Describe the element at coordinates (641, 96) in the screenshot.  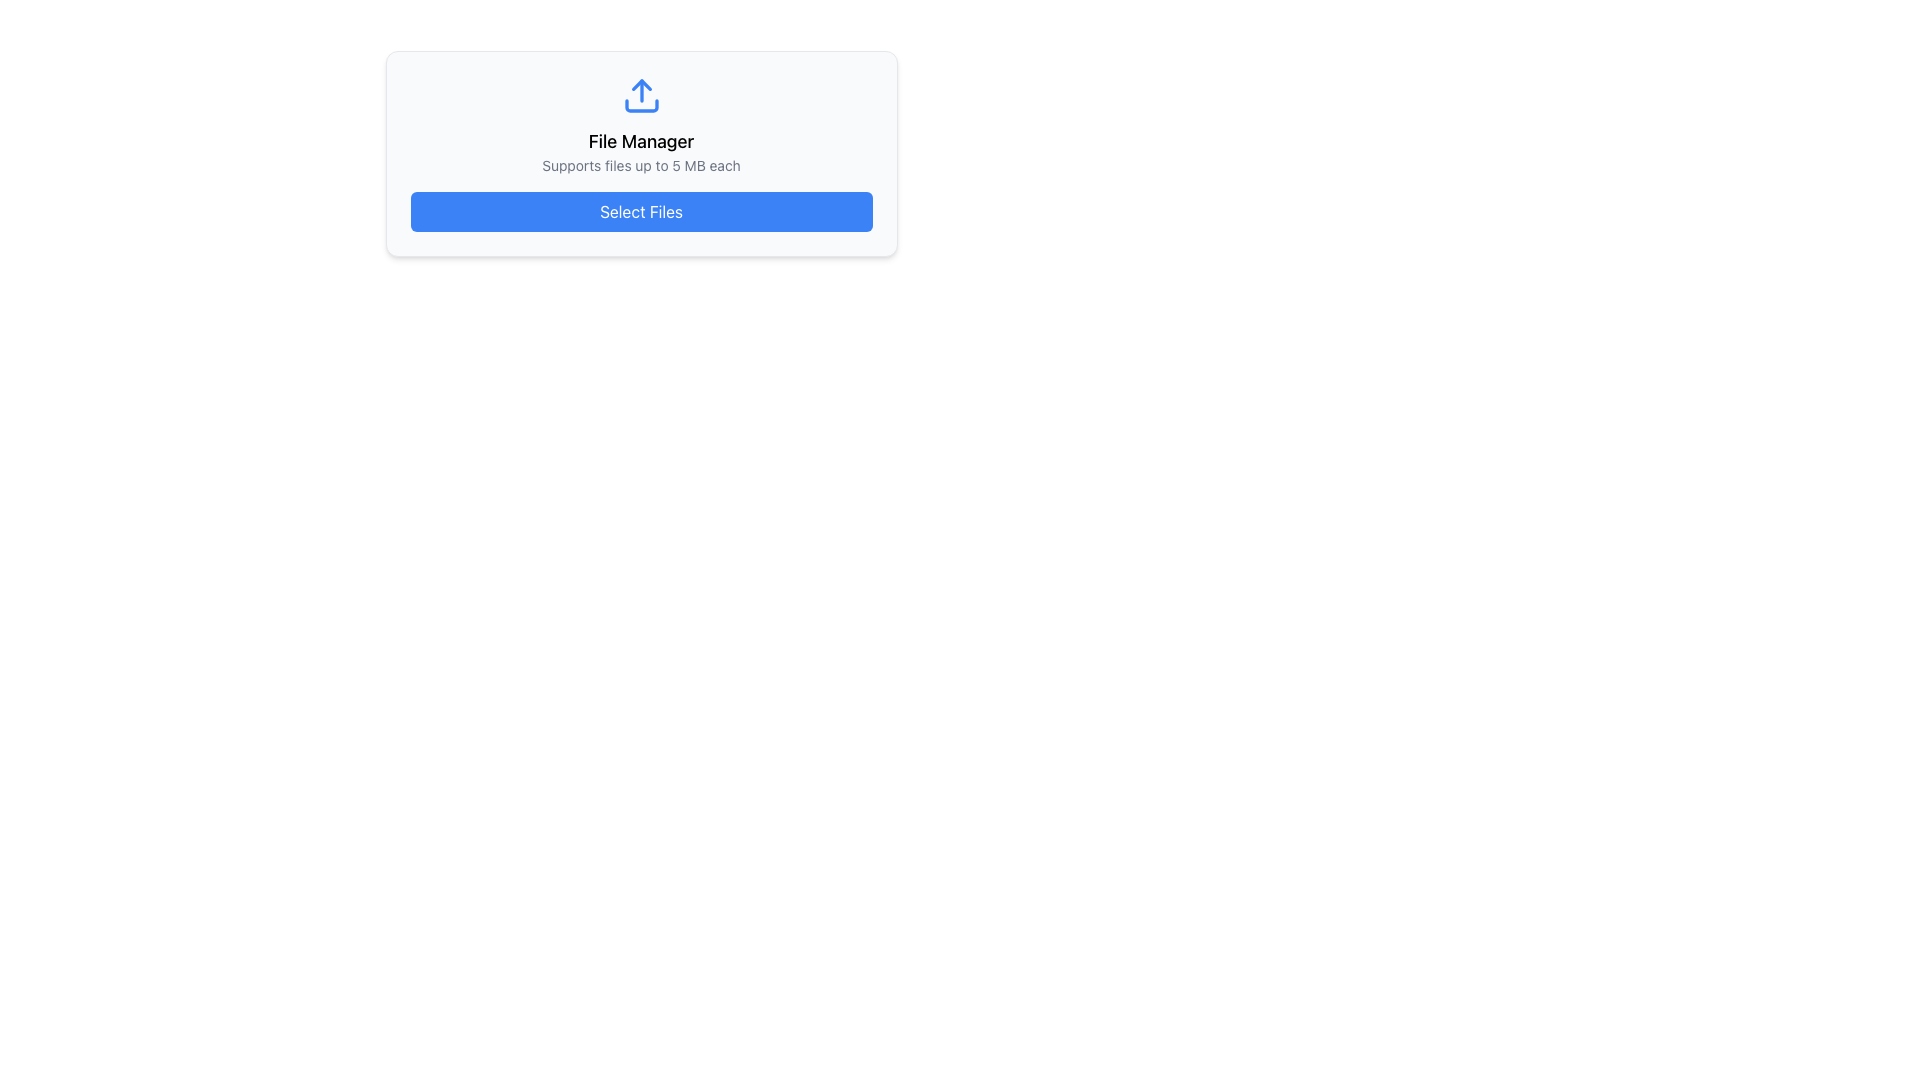
I see `the blue upload icon, which features an upward arrow in a tray-like design, located at the top of the 'File Manager' section` at that location.